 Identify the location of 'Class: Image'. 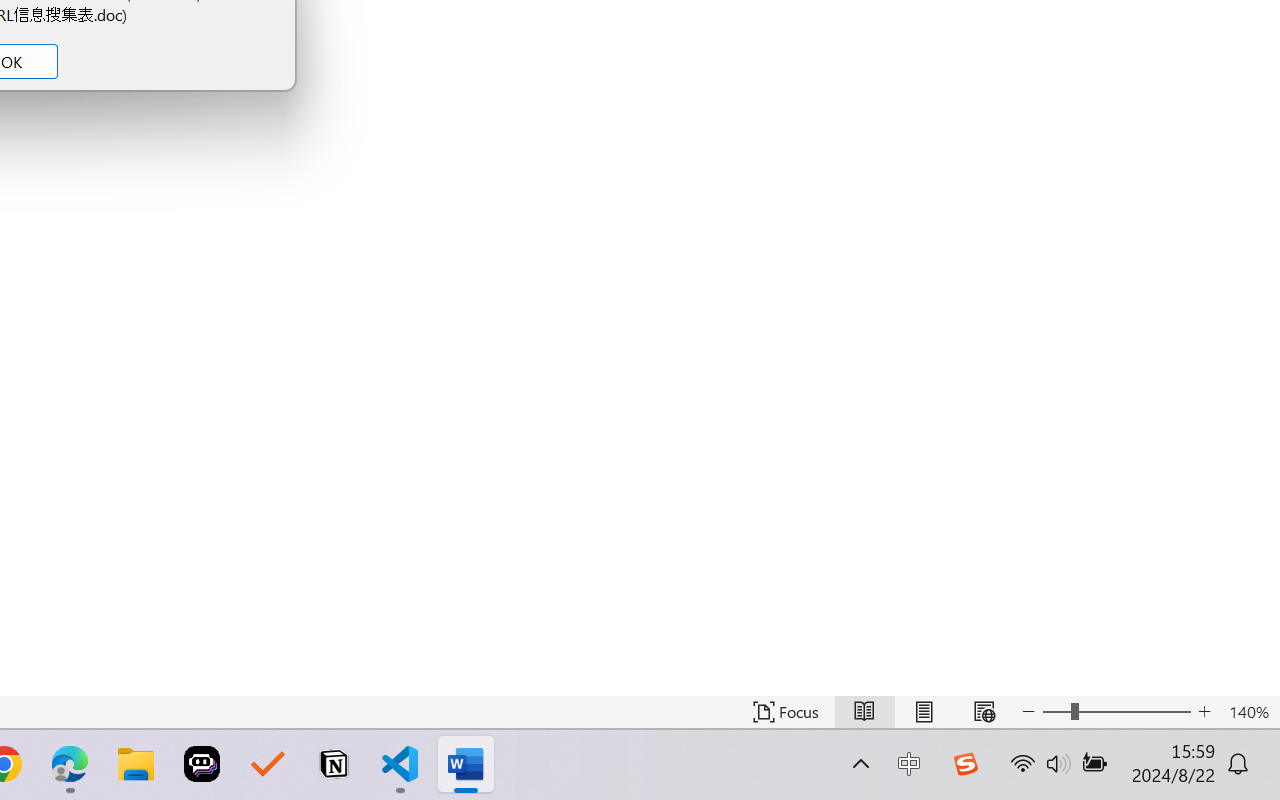
(965, 764).